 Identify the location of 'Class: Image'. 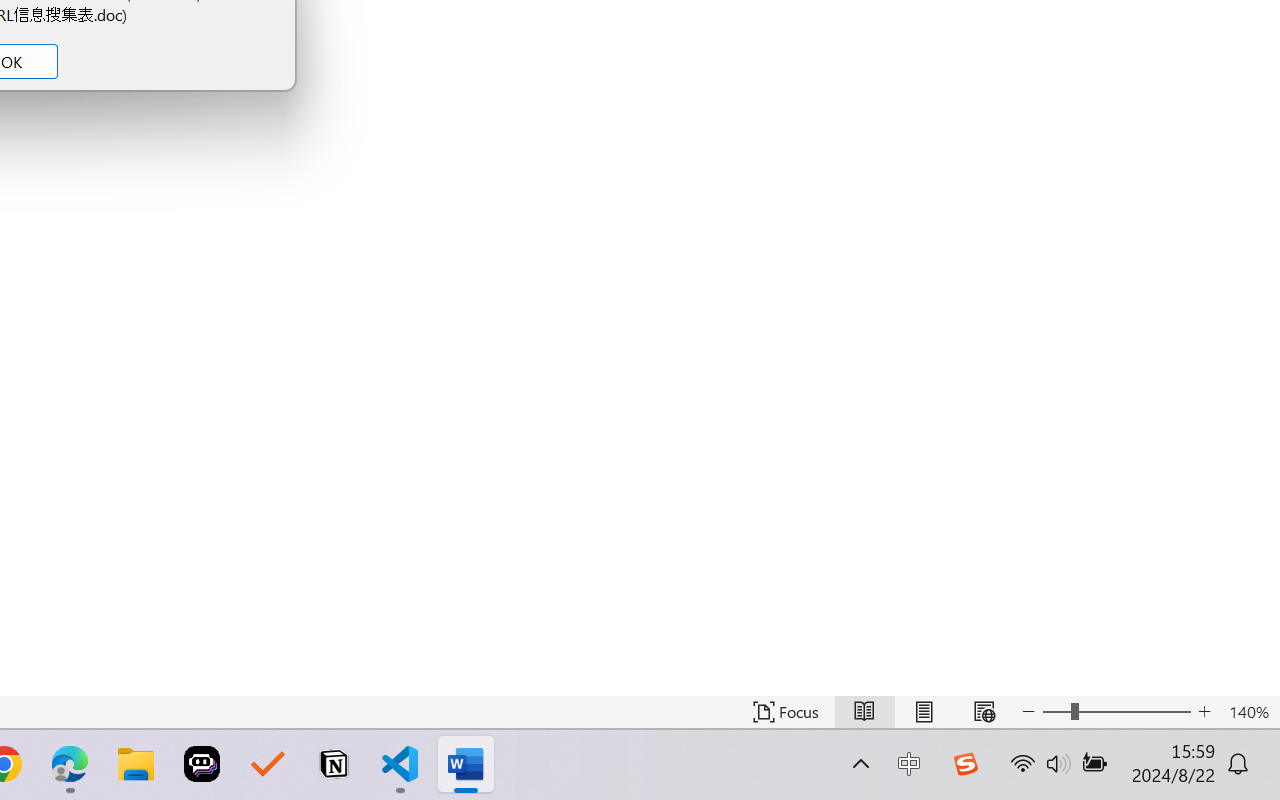
(965, 764).